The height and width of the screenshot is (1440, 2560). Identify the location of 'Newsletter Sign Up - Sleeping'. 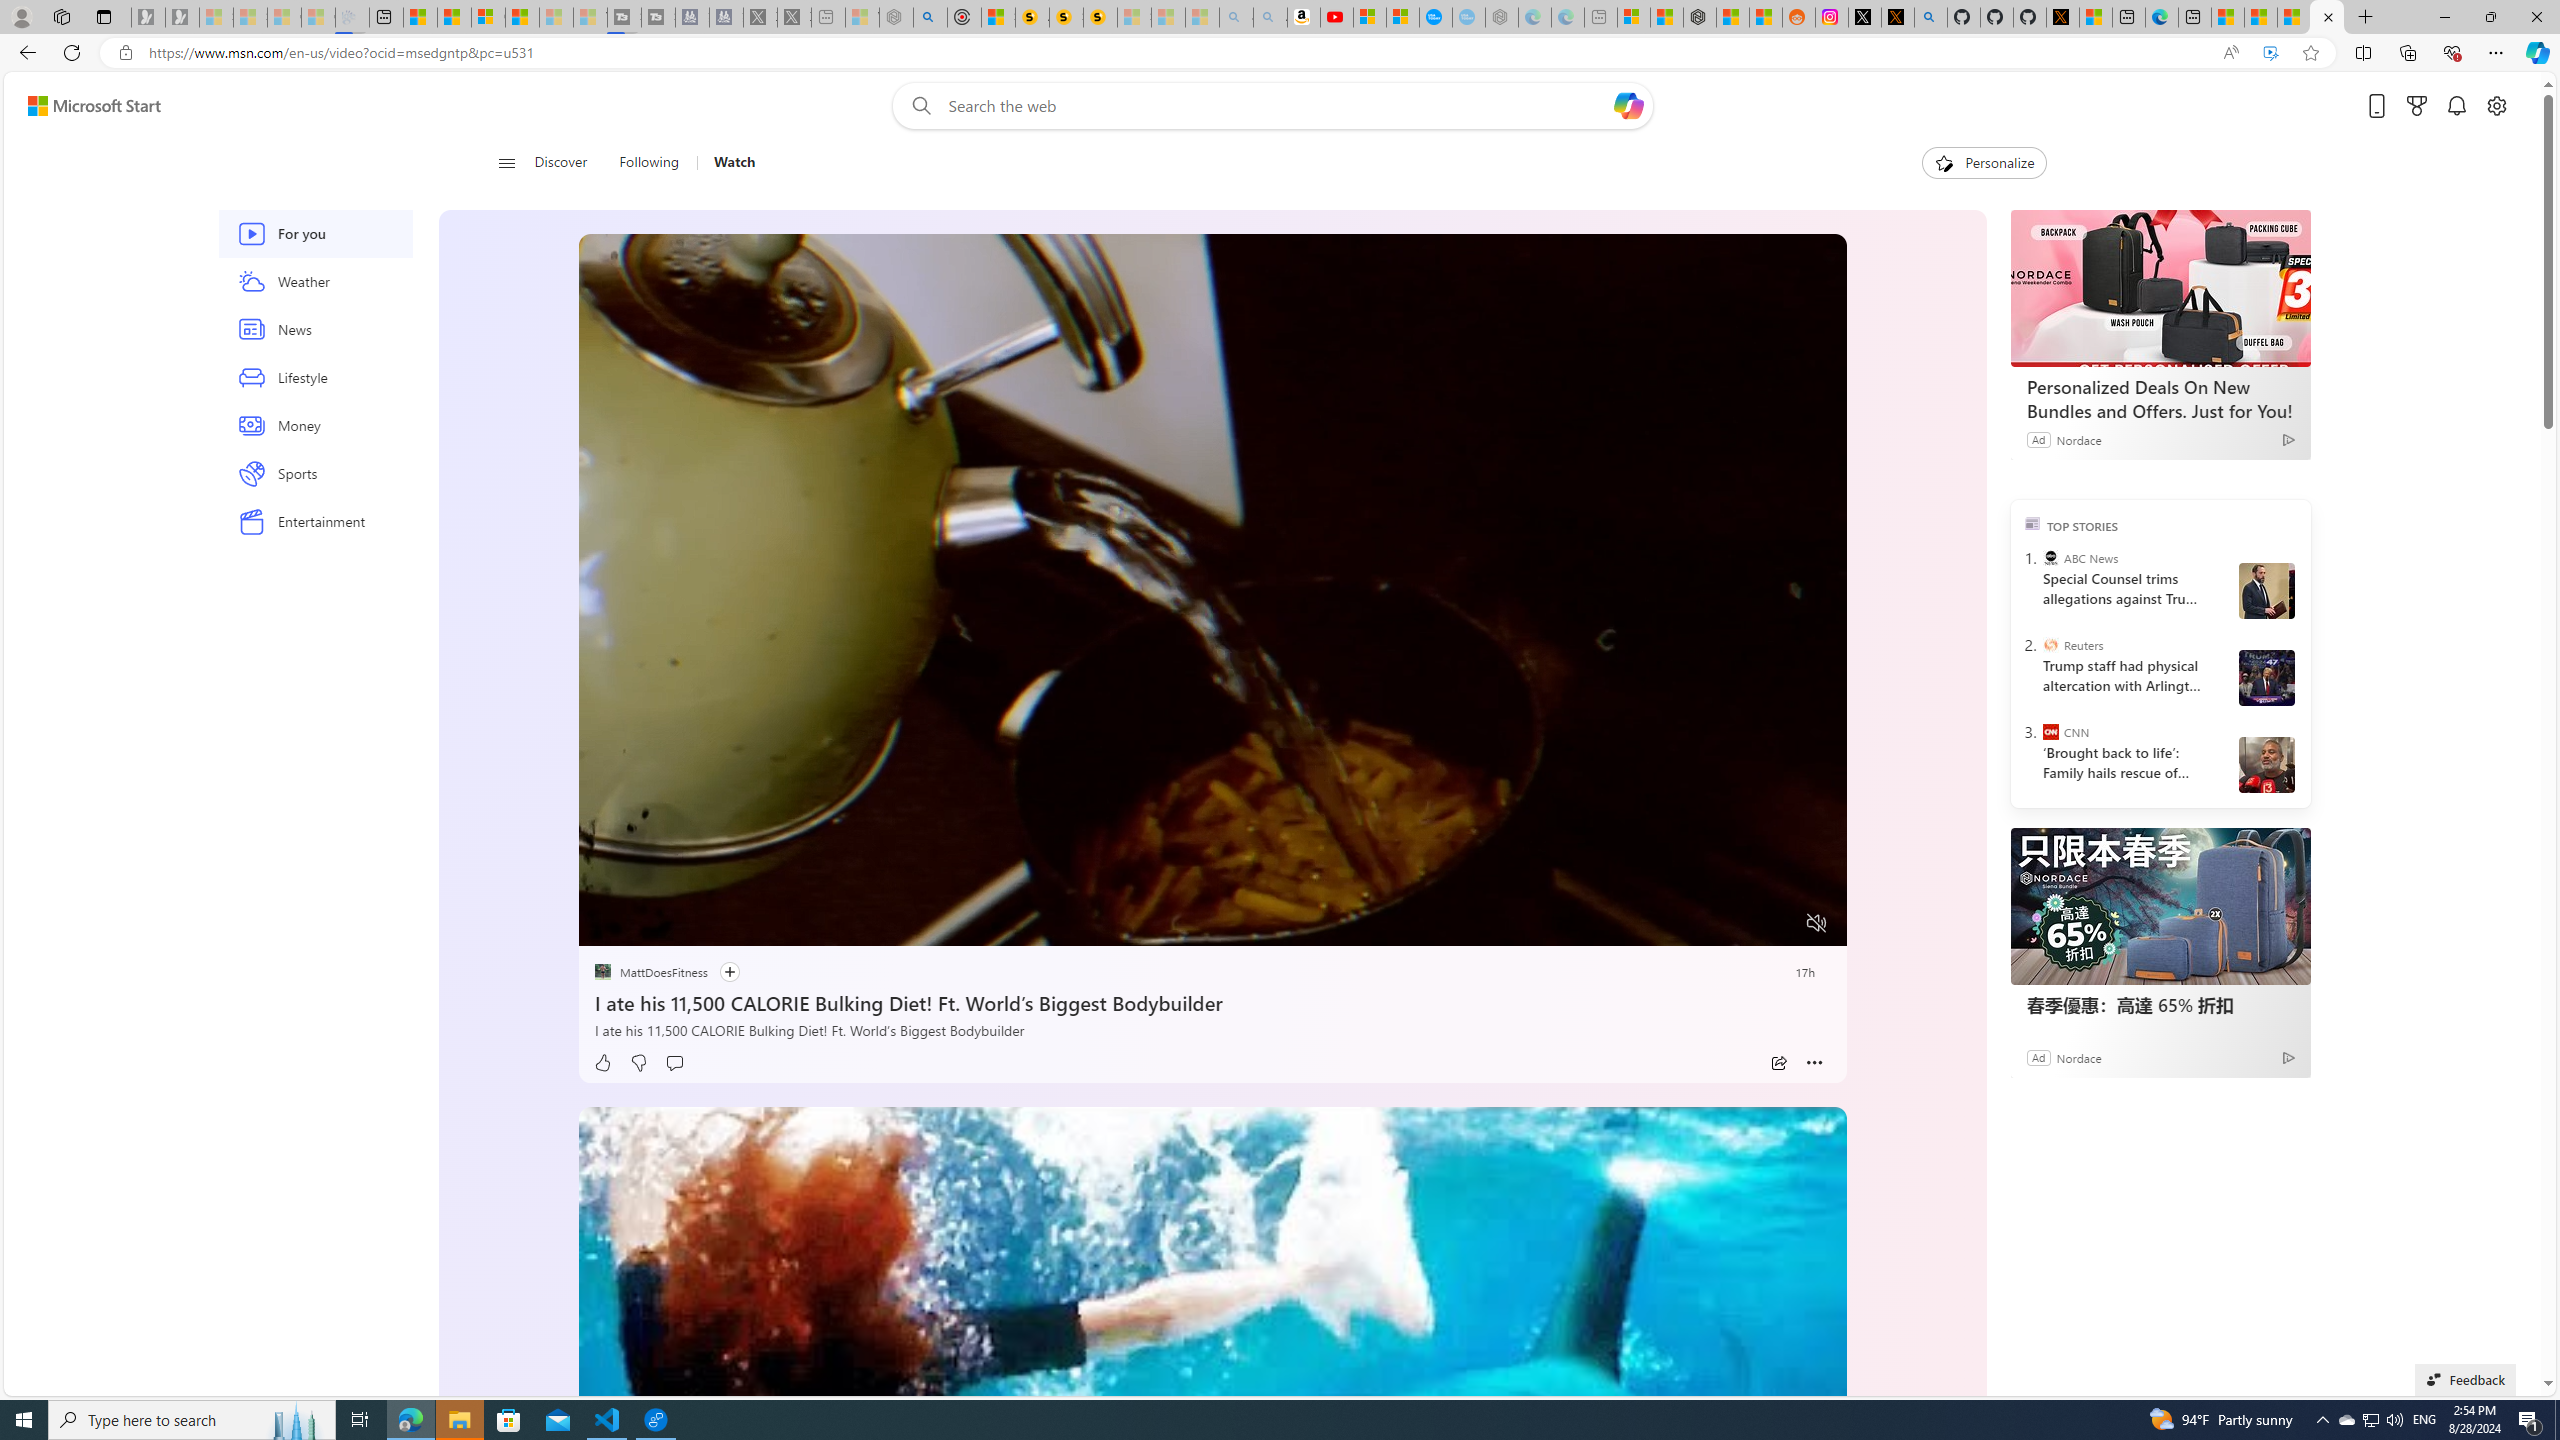
(180, 16).